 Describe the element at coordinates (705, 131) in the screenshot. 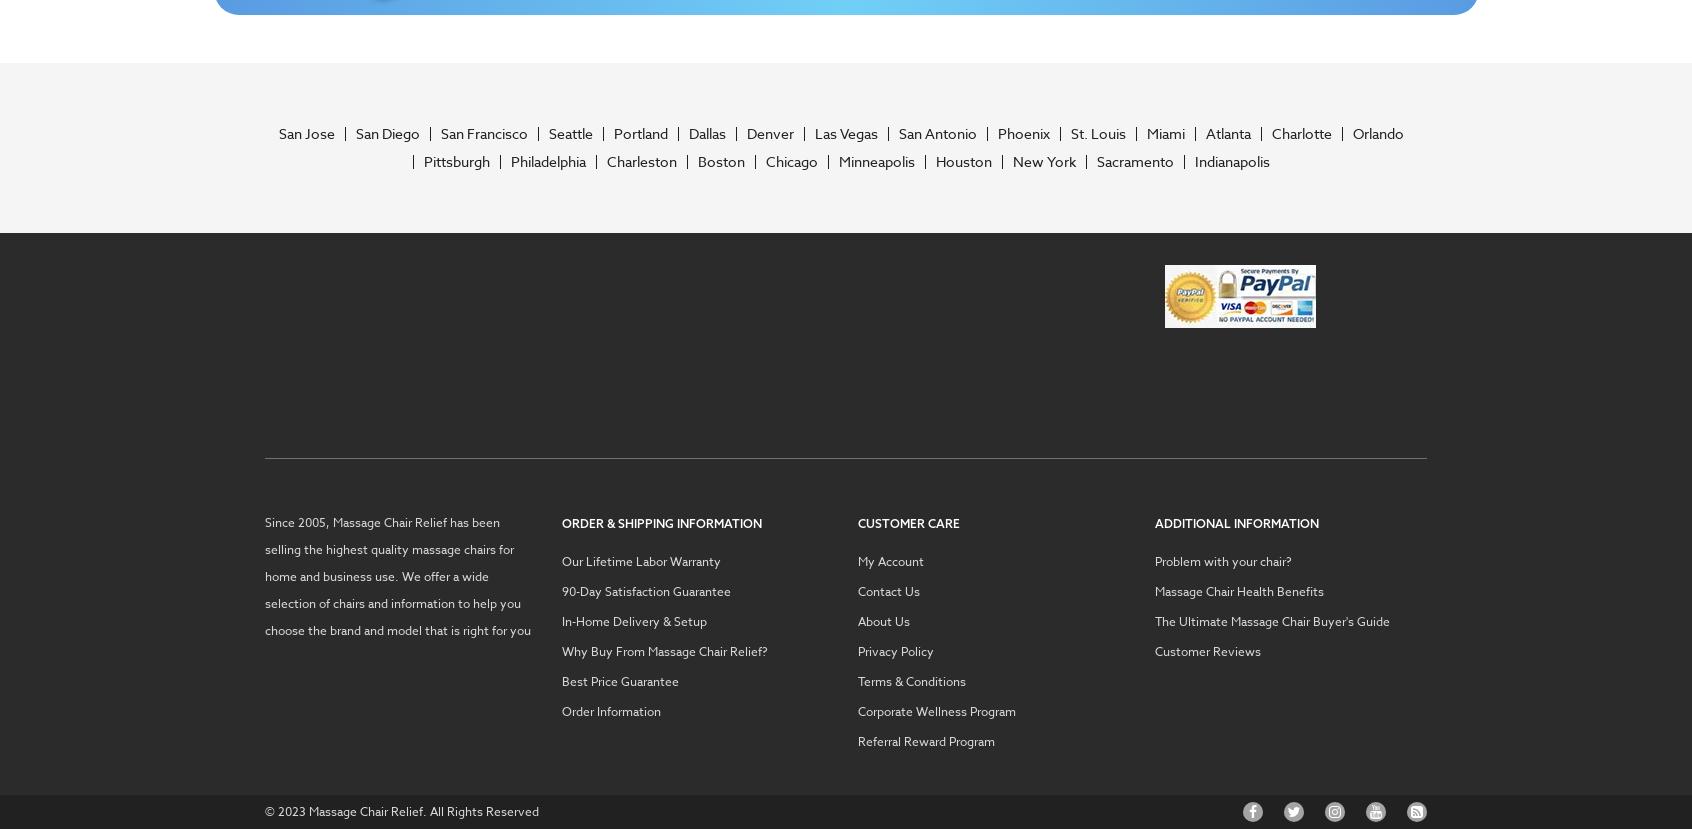

I see `'Dallas'` at that location.